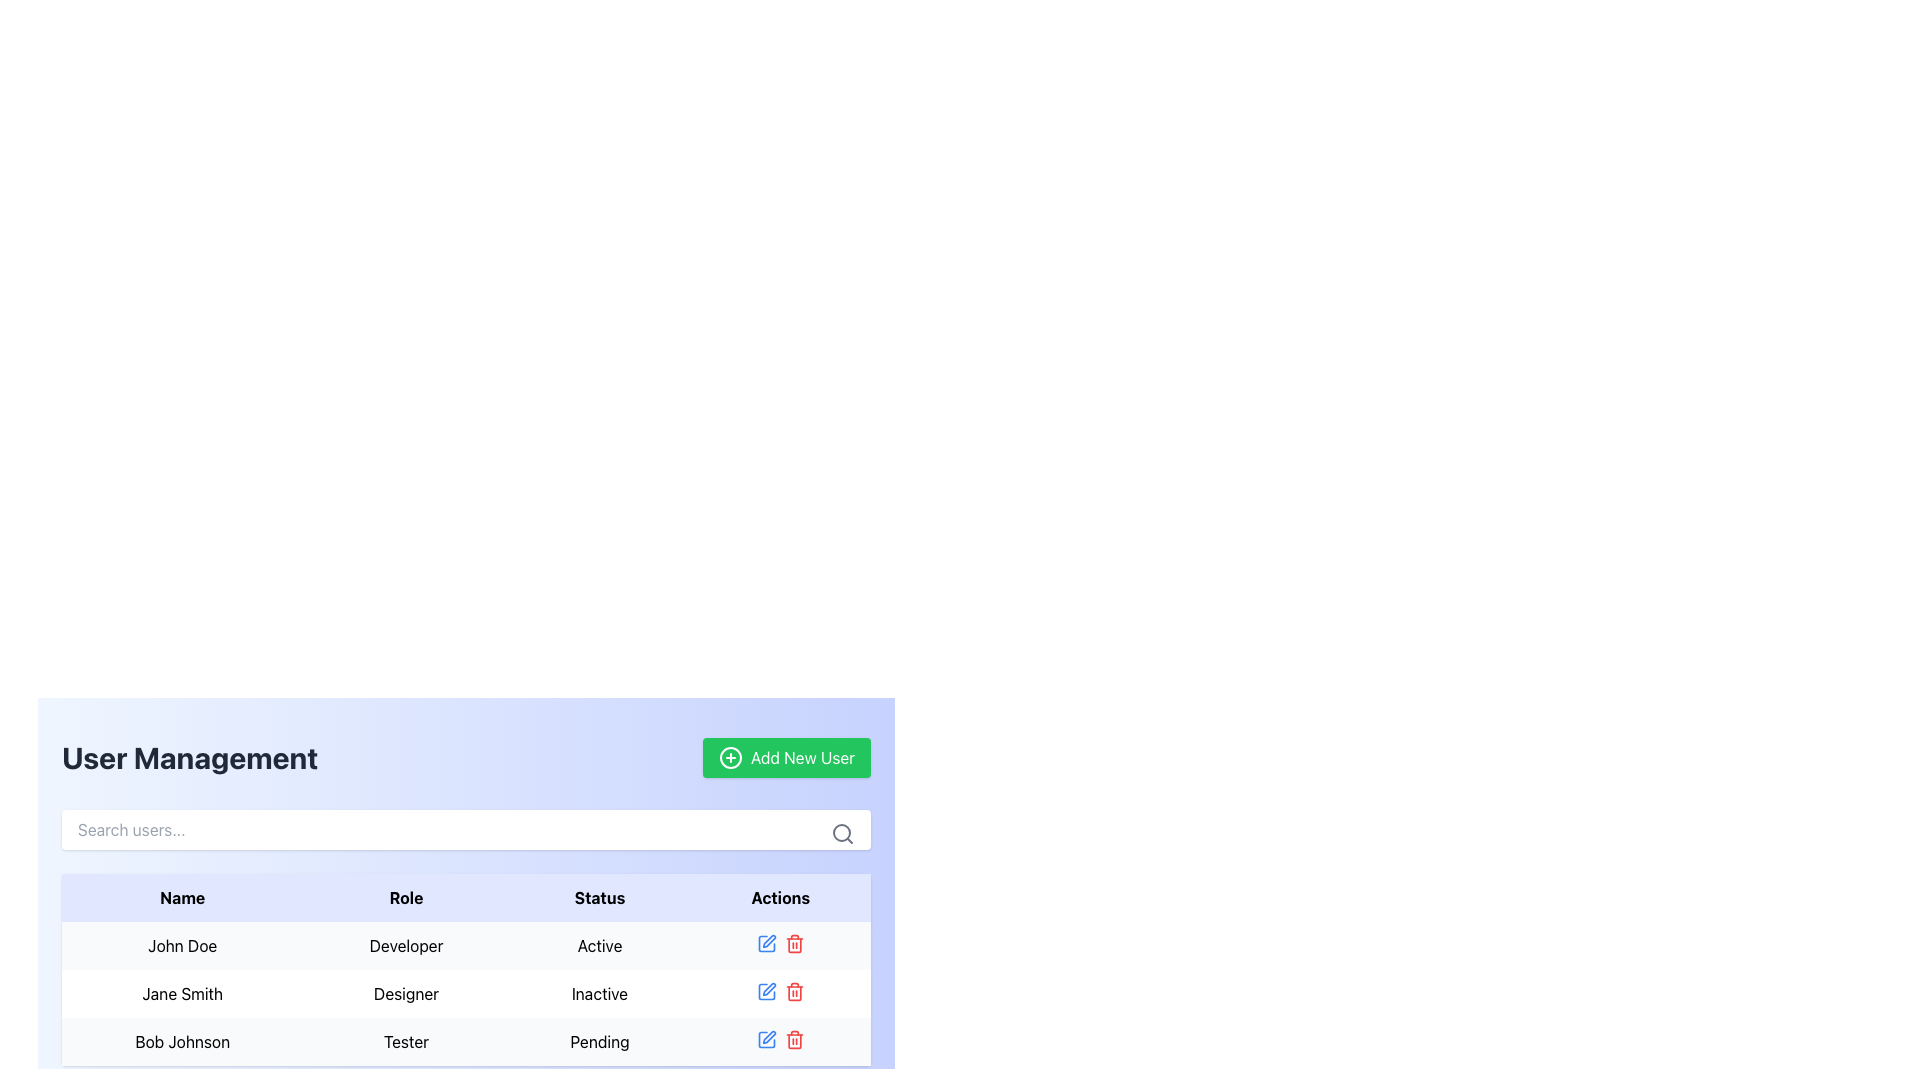  I want to click on the text label element that displays the role 'Developer' in the User Management section, located in the second column of the first row of a table, so click(405, 945).